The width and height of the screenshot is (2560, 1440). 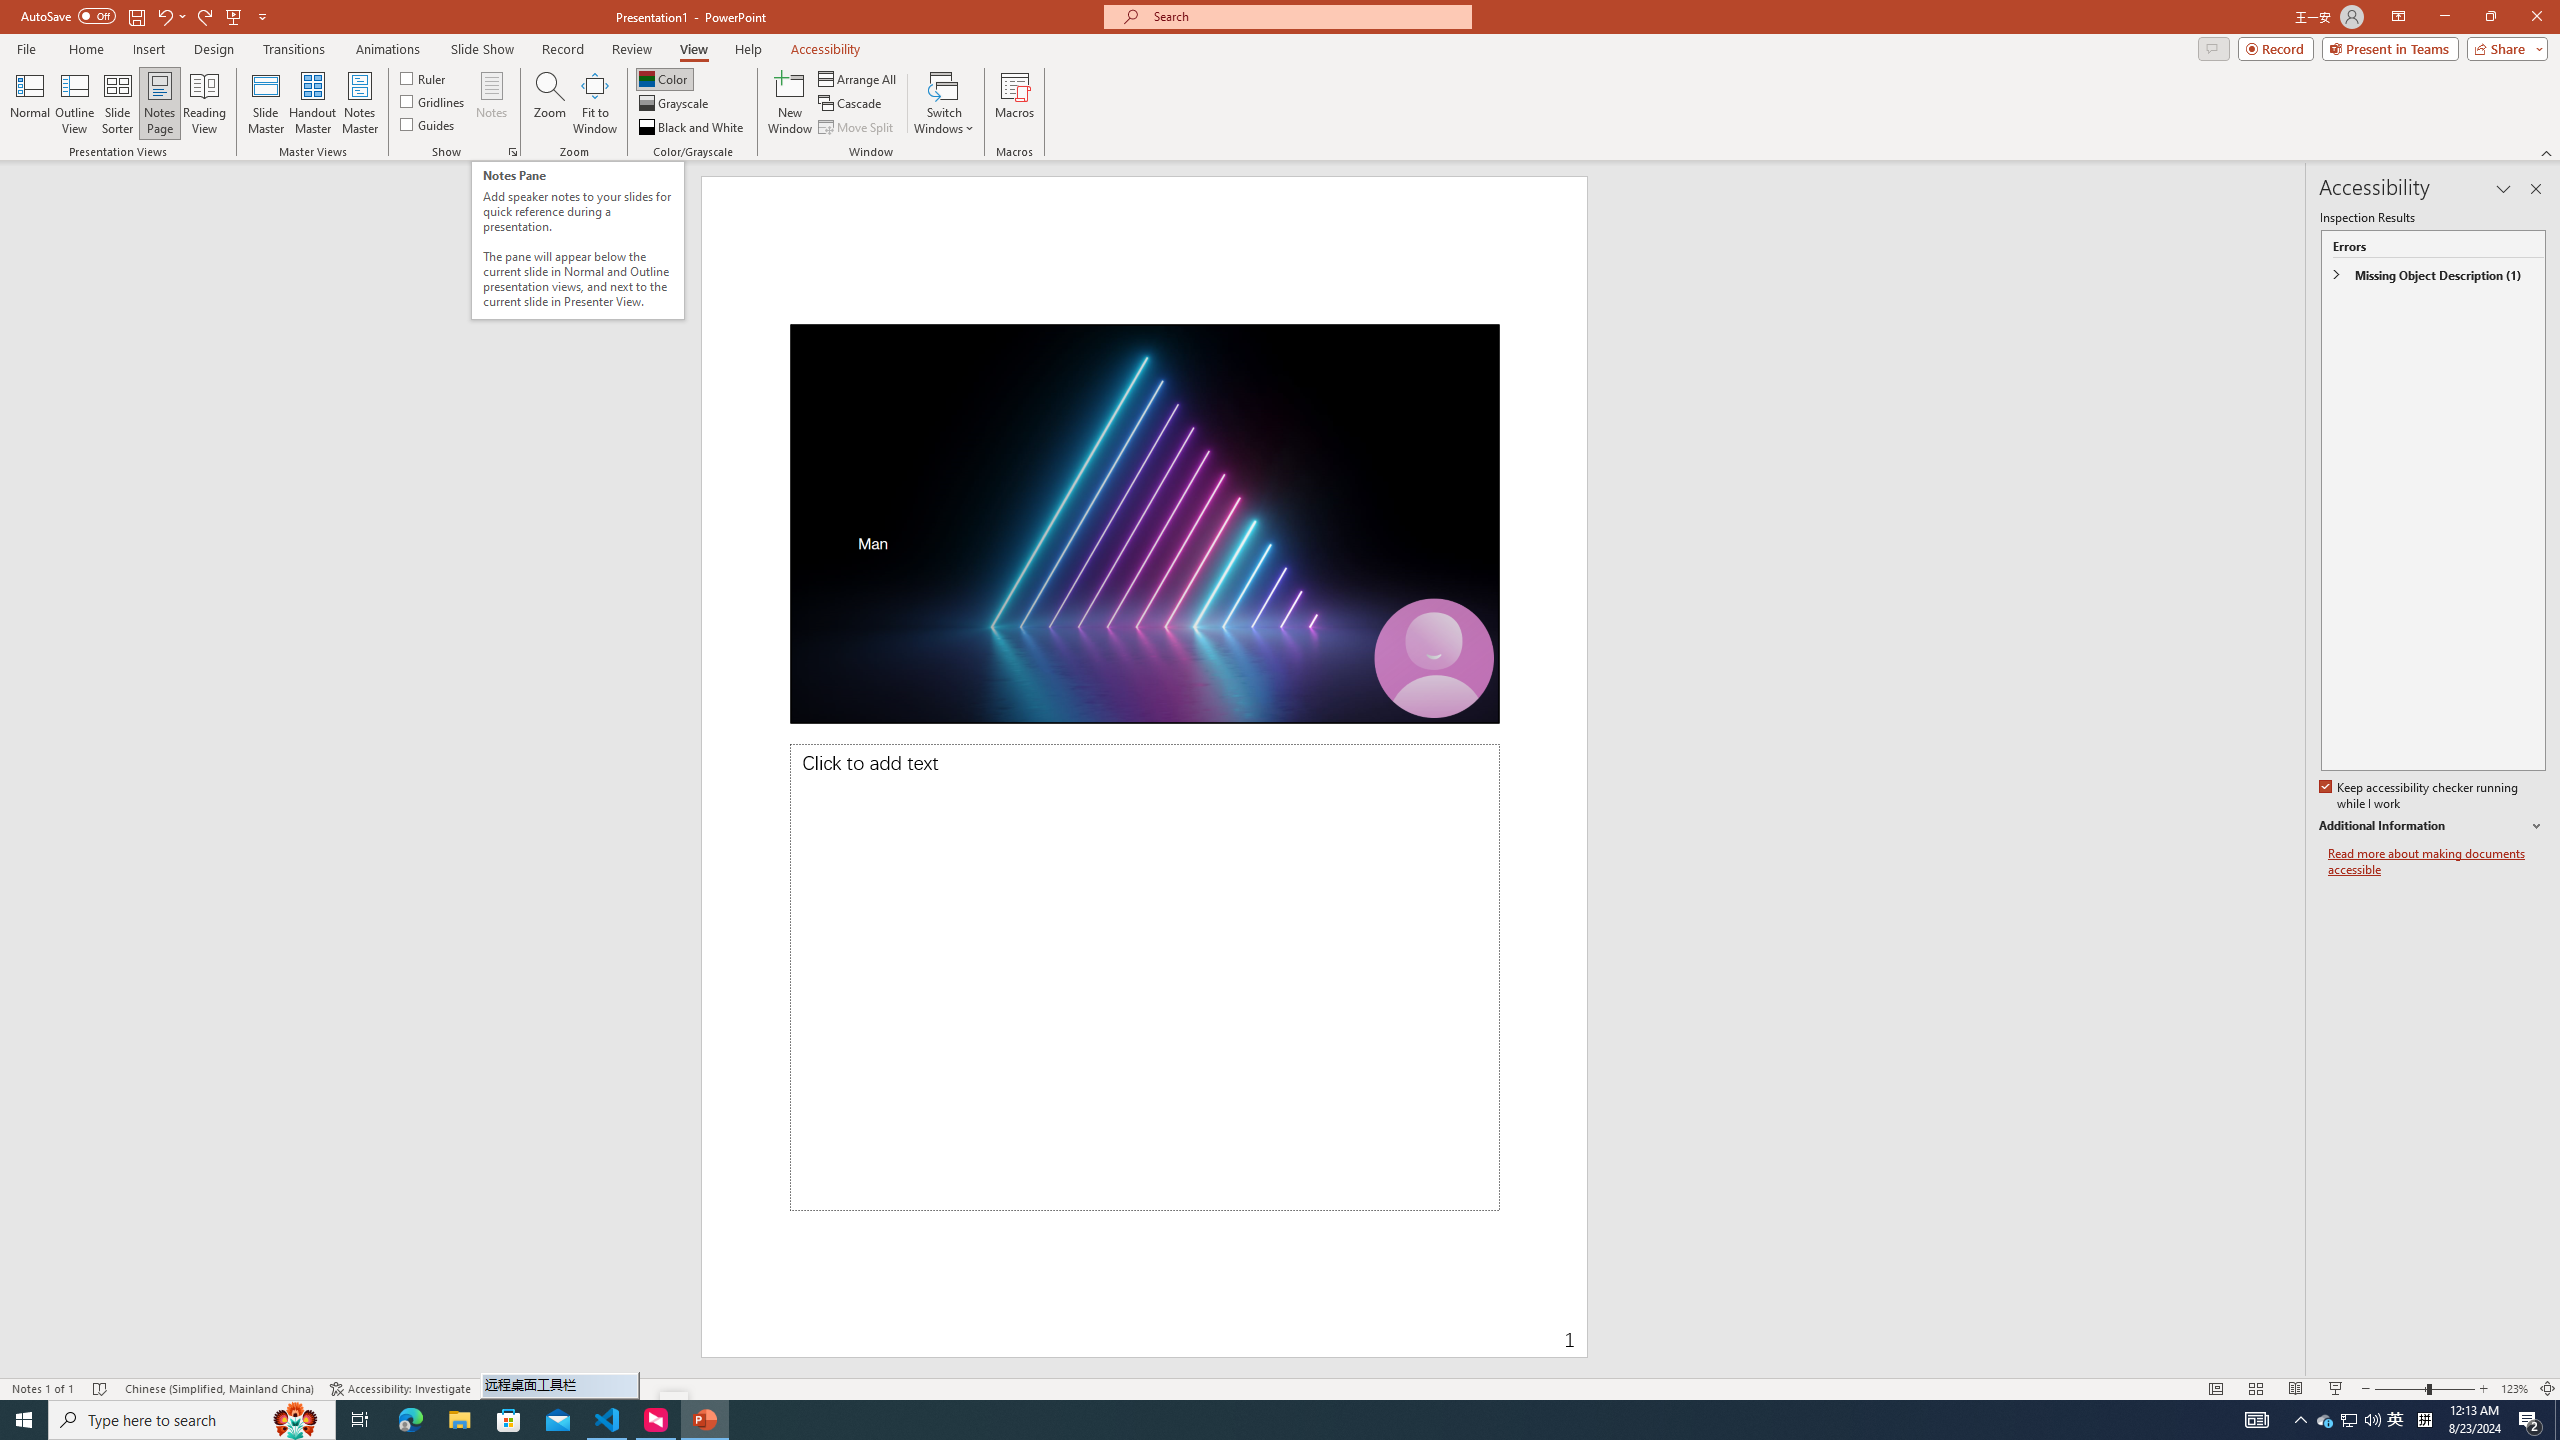 What do you see at coordinates (490, 103) in the screenshot?
I see `'Notes'` at bounding box center [490, 103].